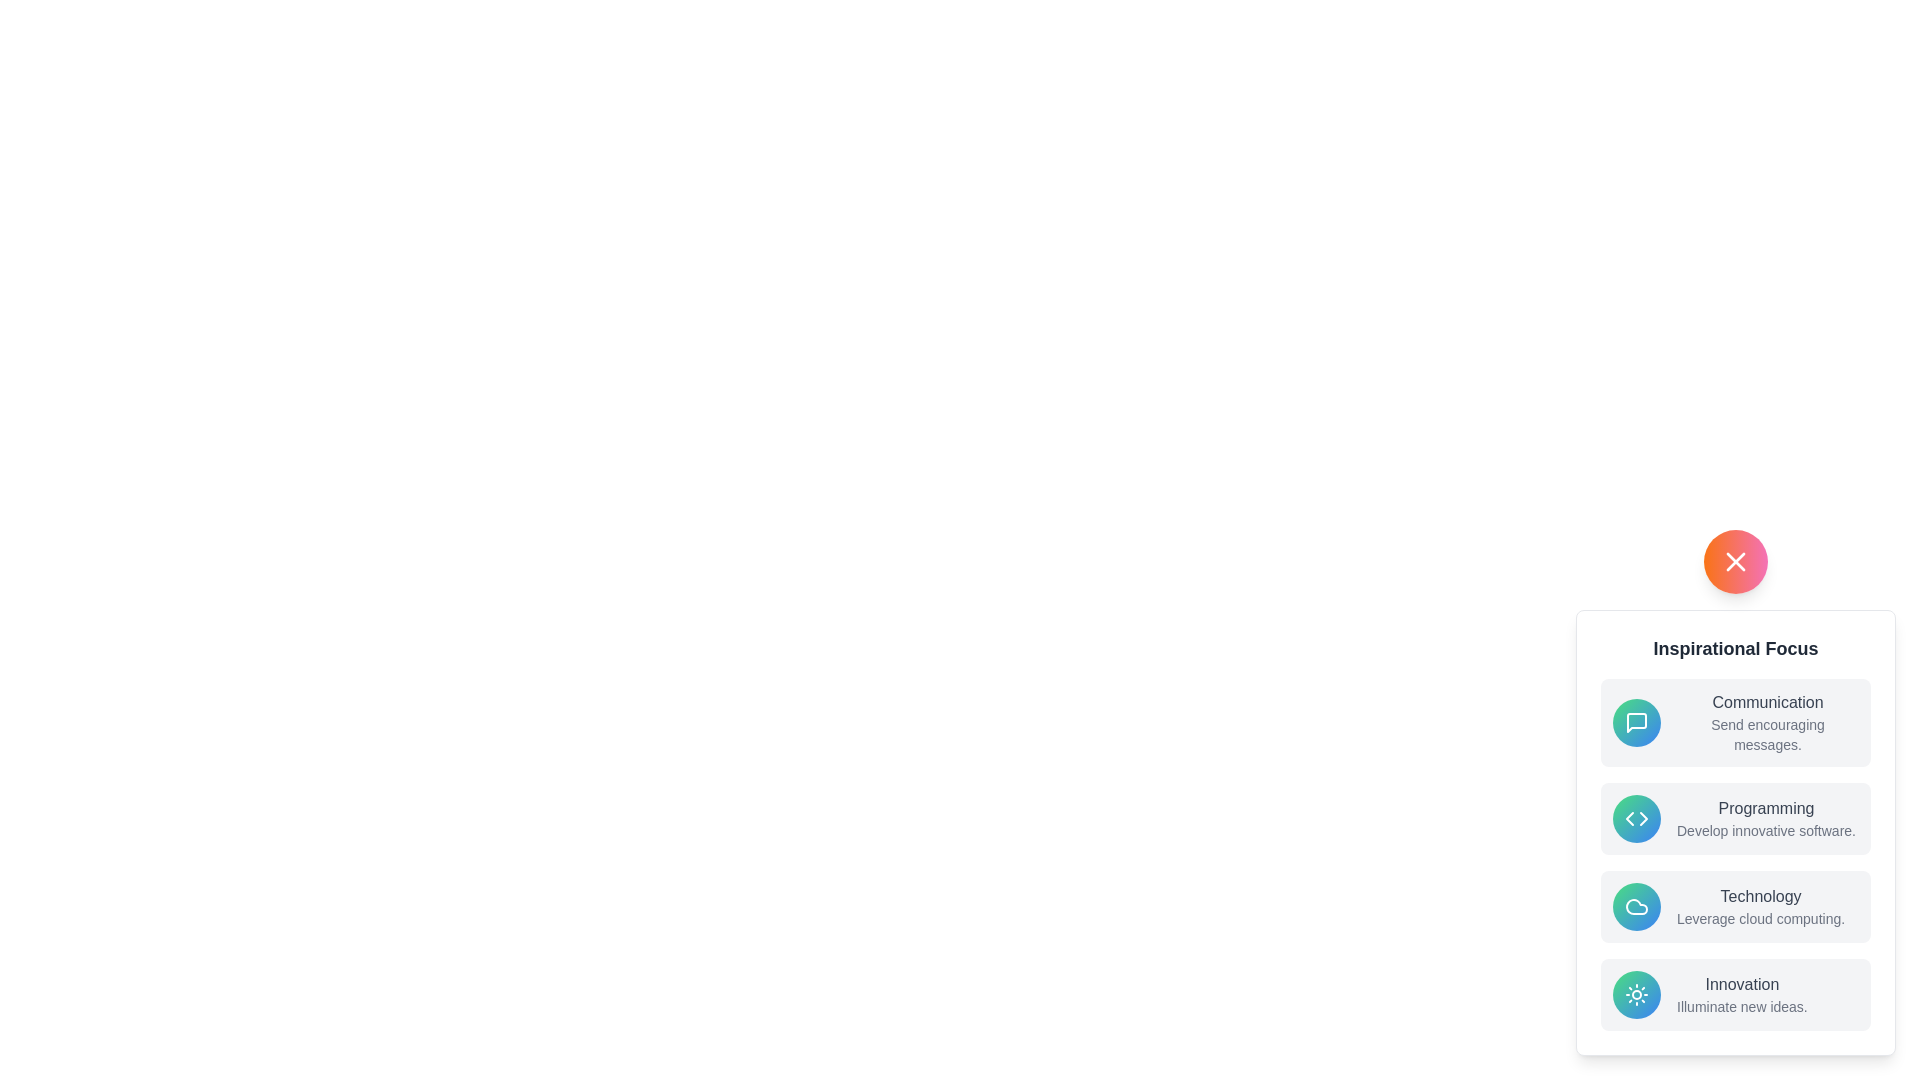  Describe the element at coordinates (1735, 995) in the screenshot. I see `the Innovation menu item` at that location.